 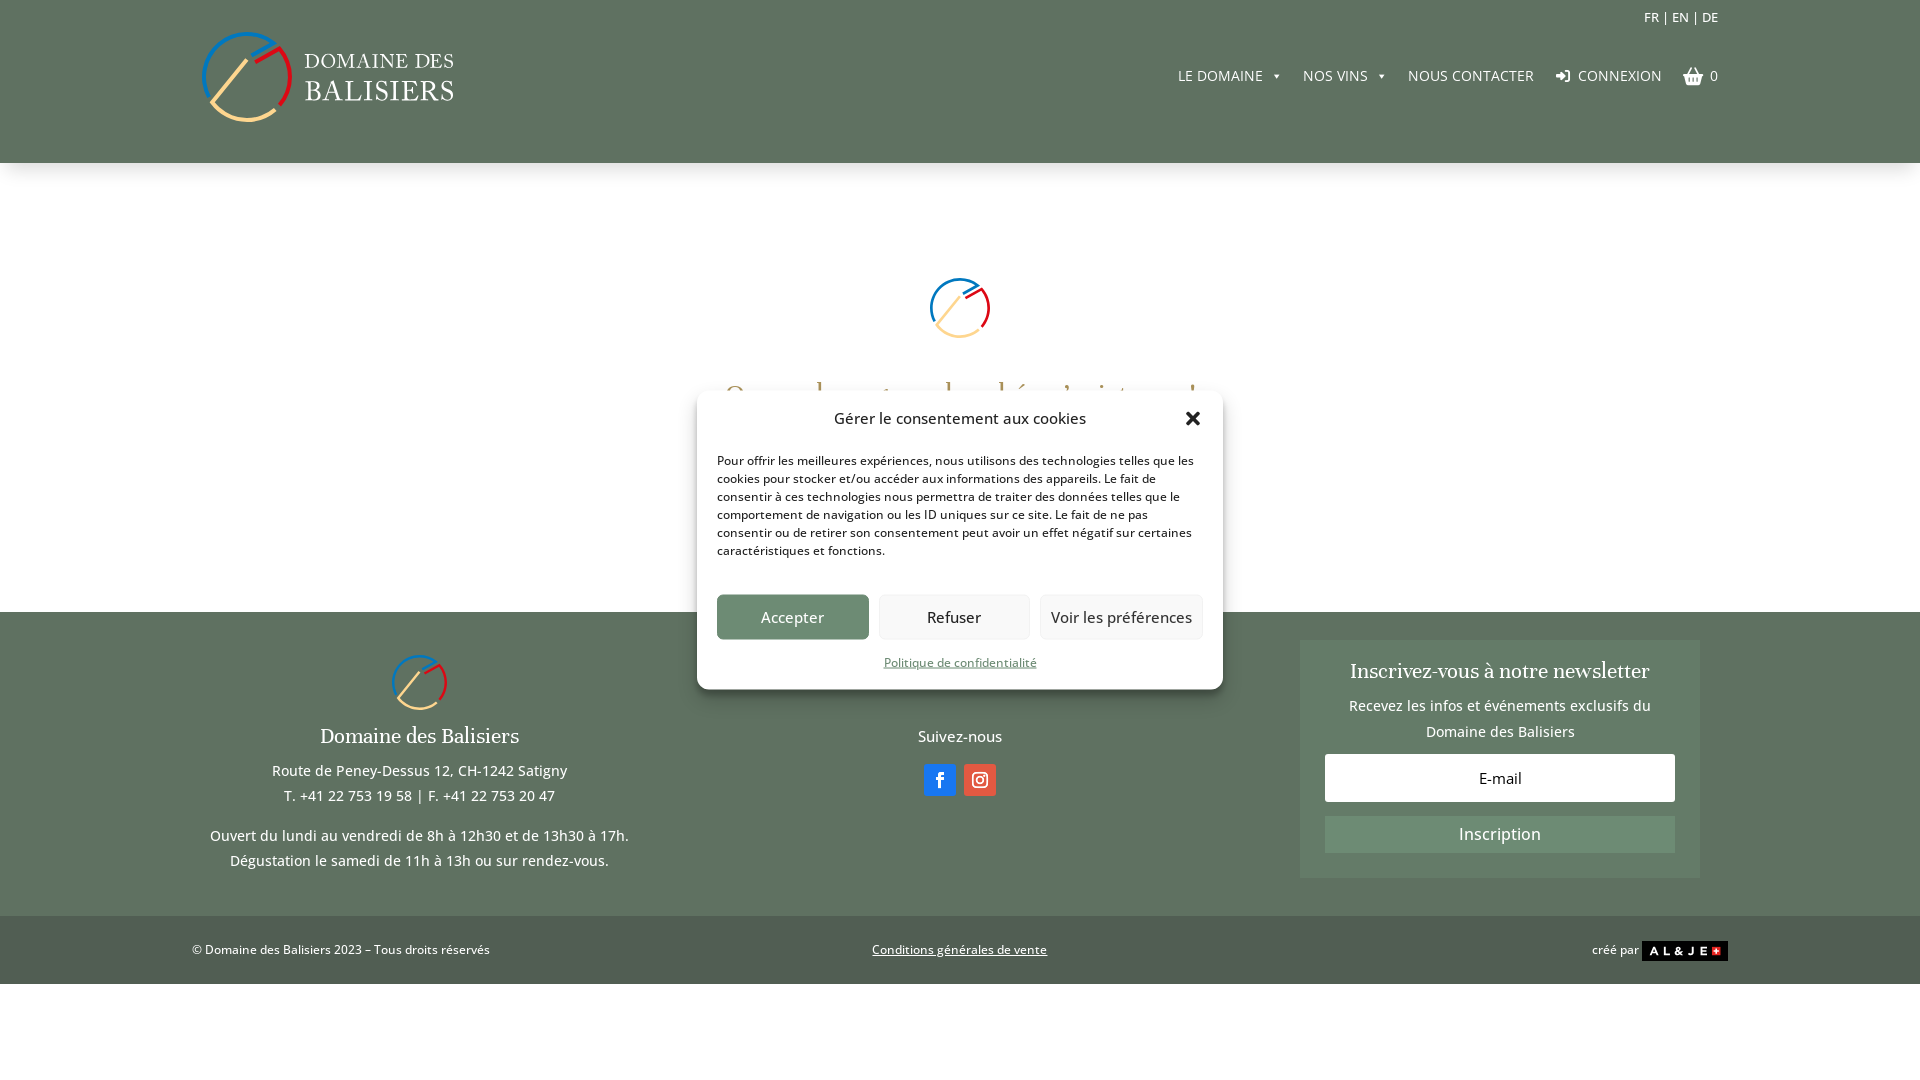 I want to click on 'NOUS CONTACTER', so click(x=1470, y=73).